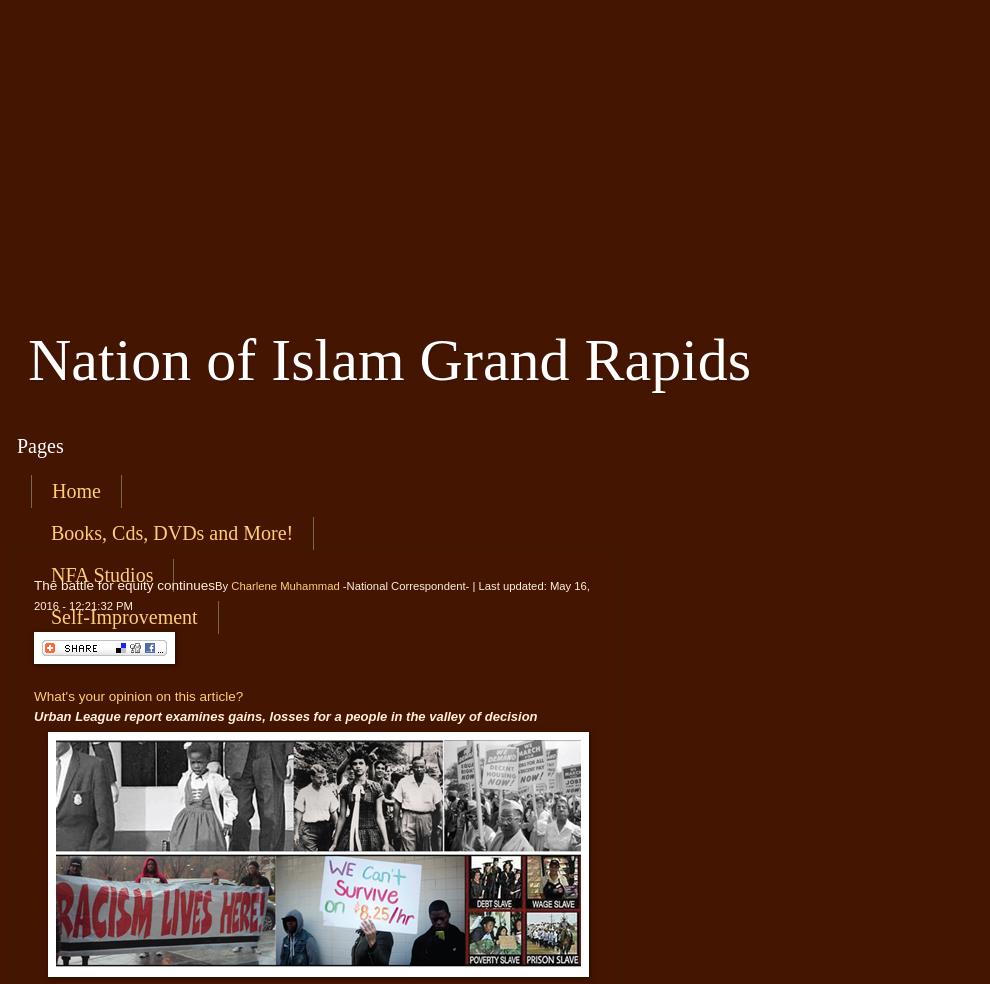 This screenshot has width=990, height=984. What do you see at coordinates (310, 594) in the screenshot?
I see `'-National Correspondent- | Last updated: May 16, 2016 - 12:21:32 PM'` at bounding box center [310, 594].